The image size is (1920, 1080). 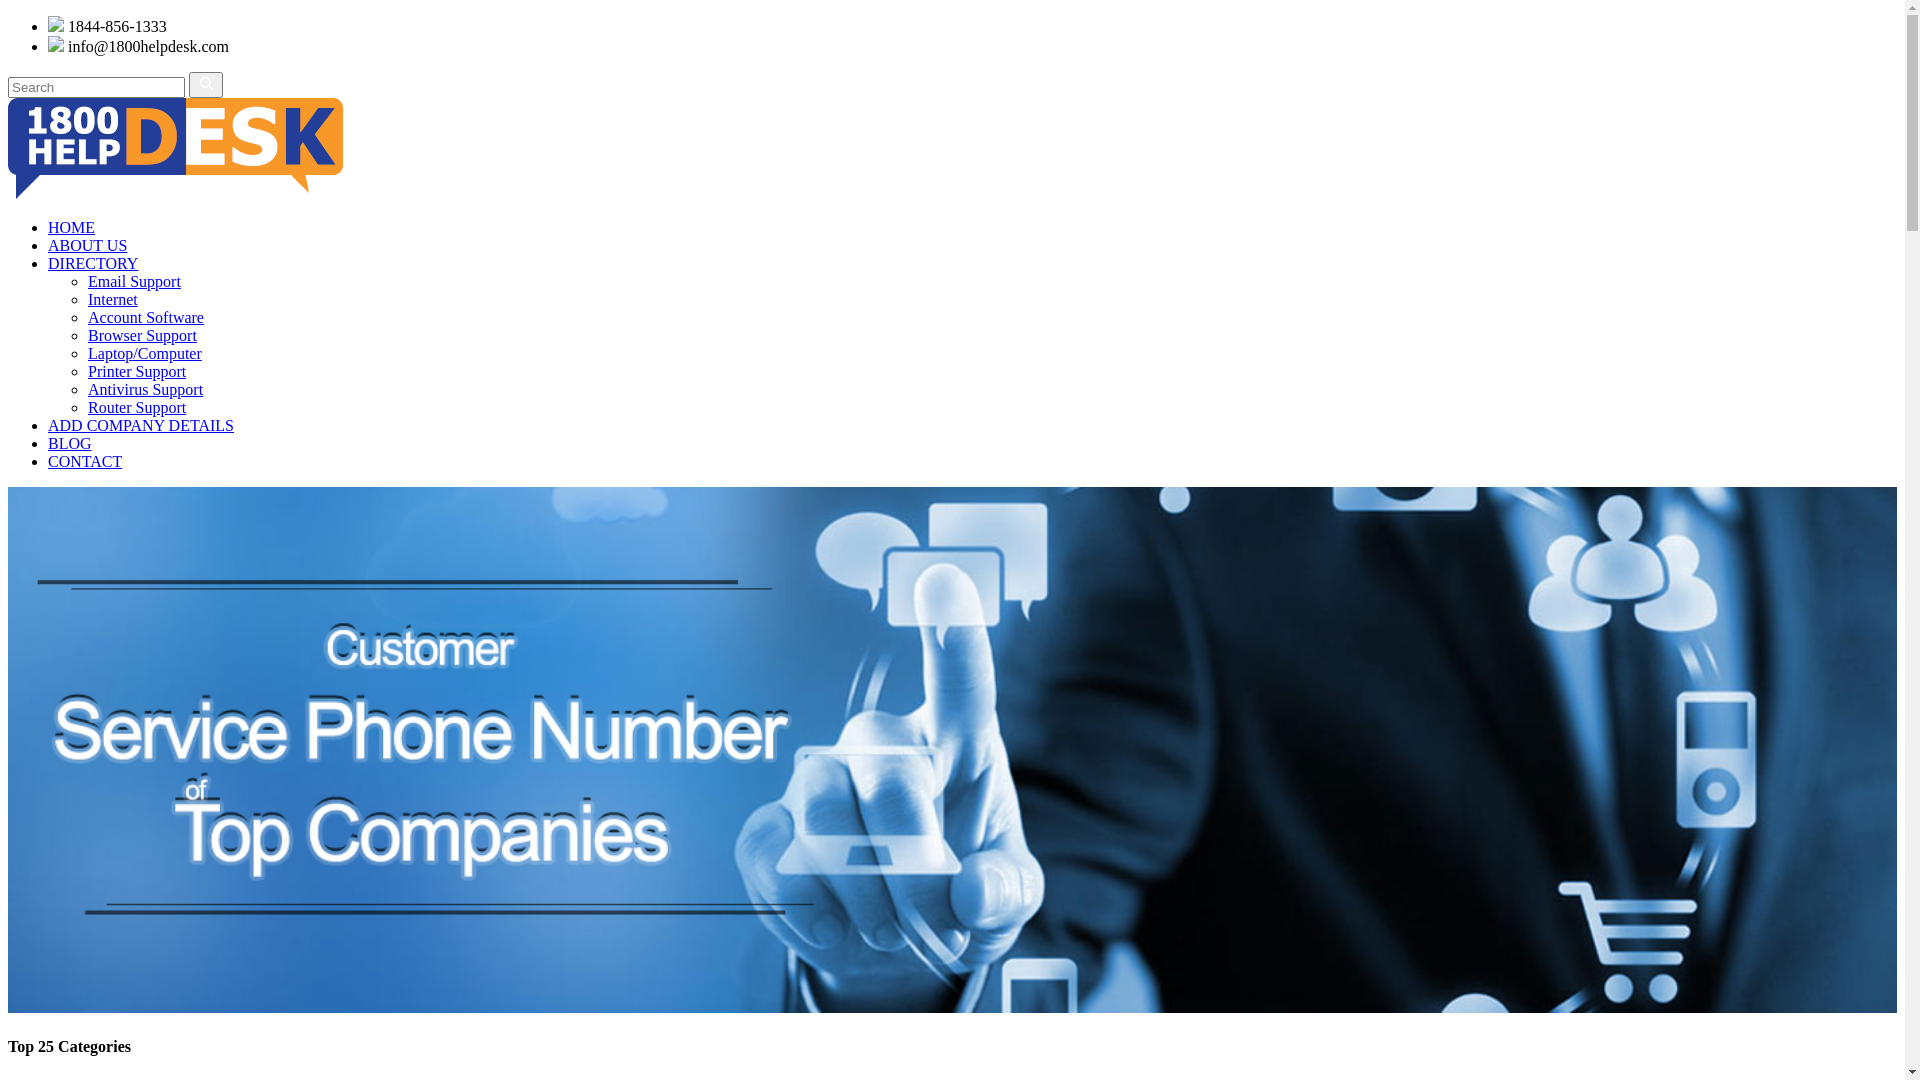 What do you see at coordinates (133, 281) in the screenshot?
I see `'Email Support'` at bounding box center [133, 281].